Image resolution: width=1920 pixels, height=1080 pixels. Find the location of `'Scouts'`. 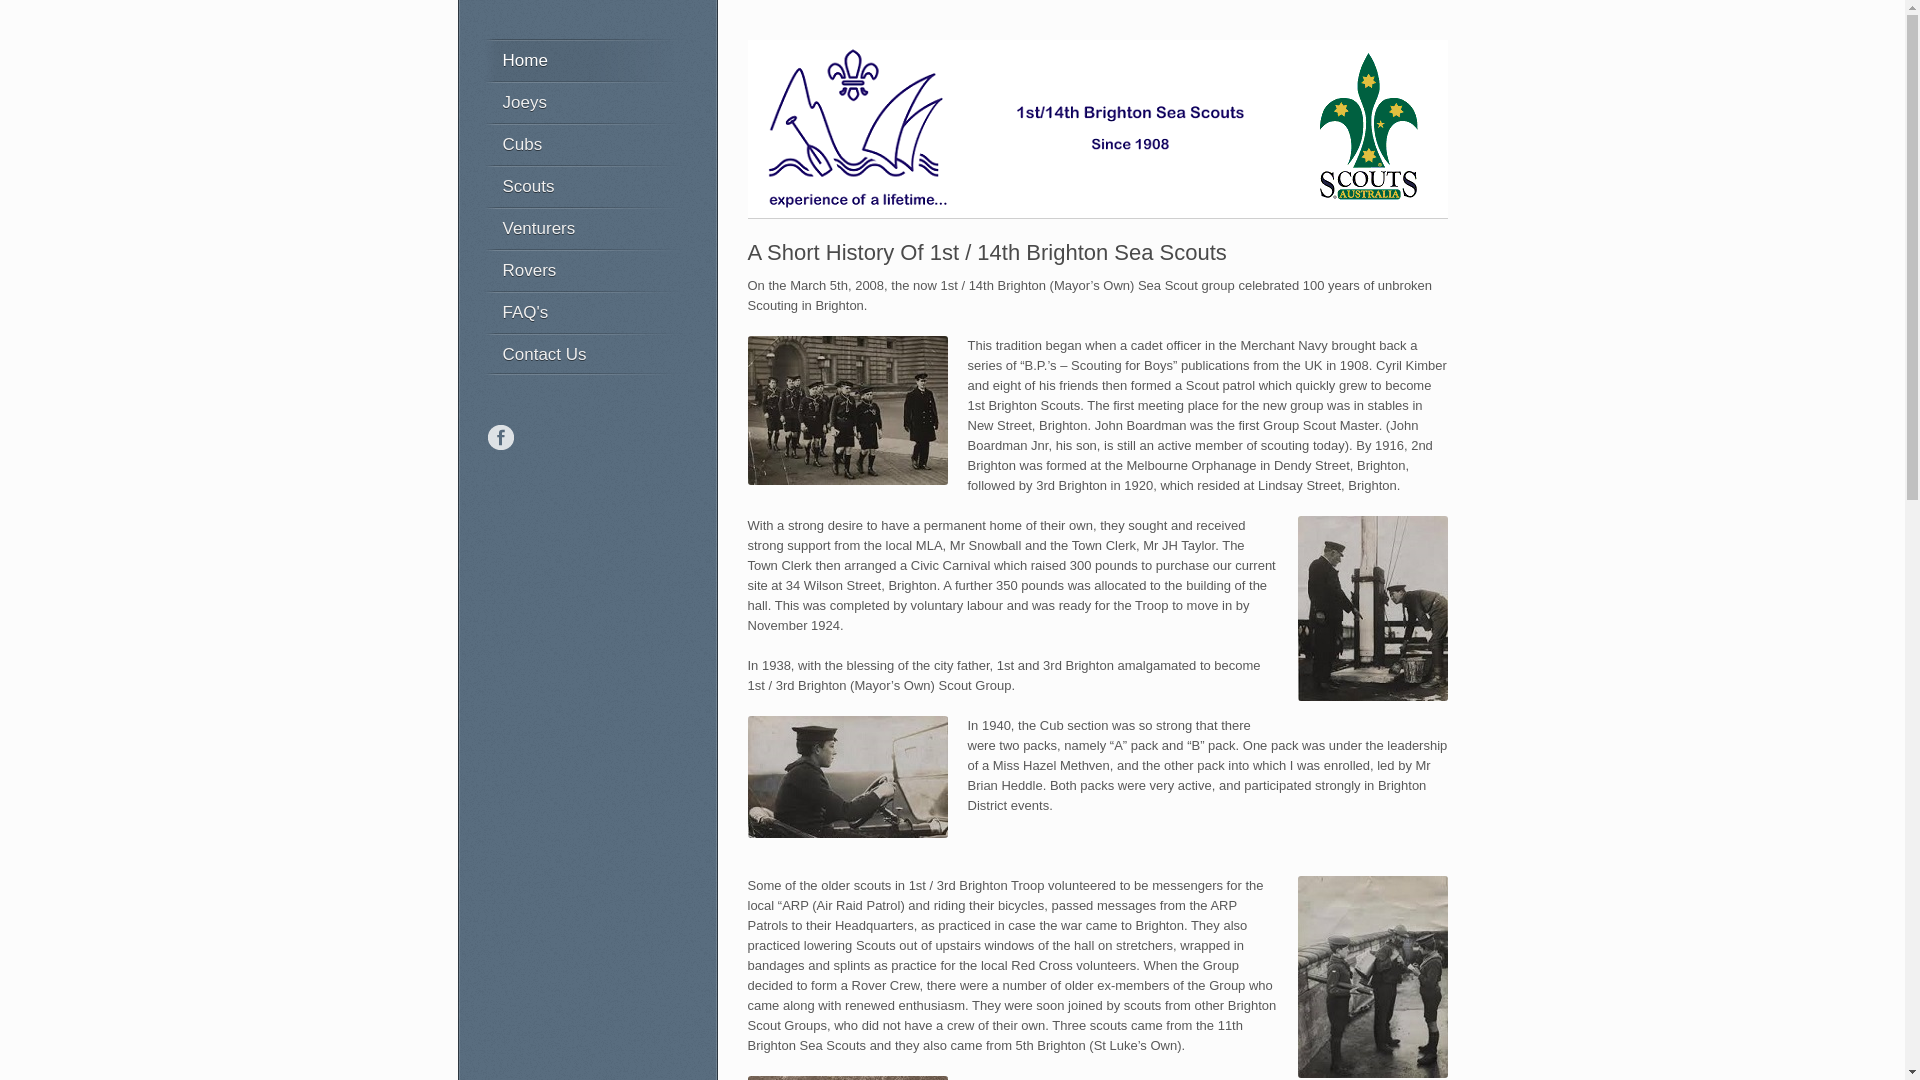

'Scouts' is located at coordinates (481, 185).